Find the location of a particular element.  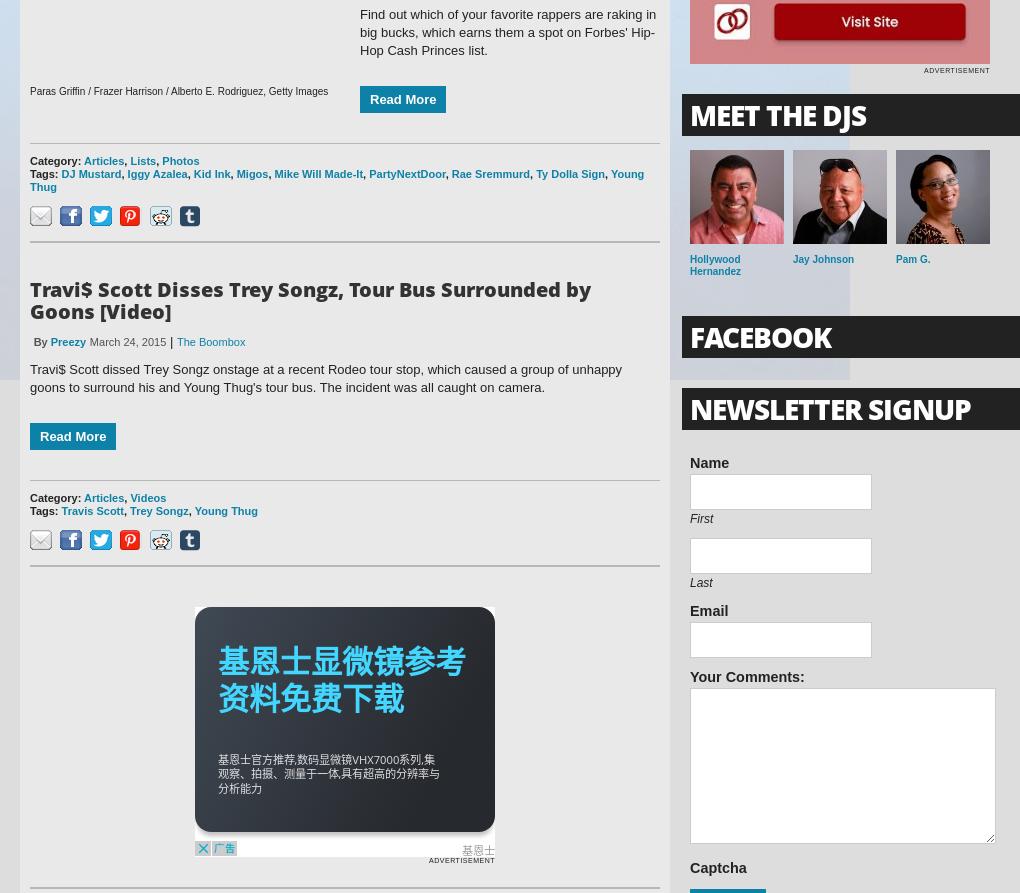

'Iggy Azalea' is located at coordinates (156, 172).